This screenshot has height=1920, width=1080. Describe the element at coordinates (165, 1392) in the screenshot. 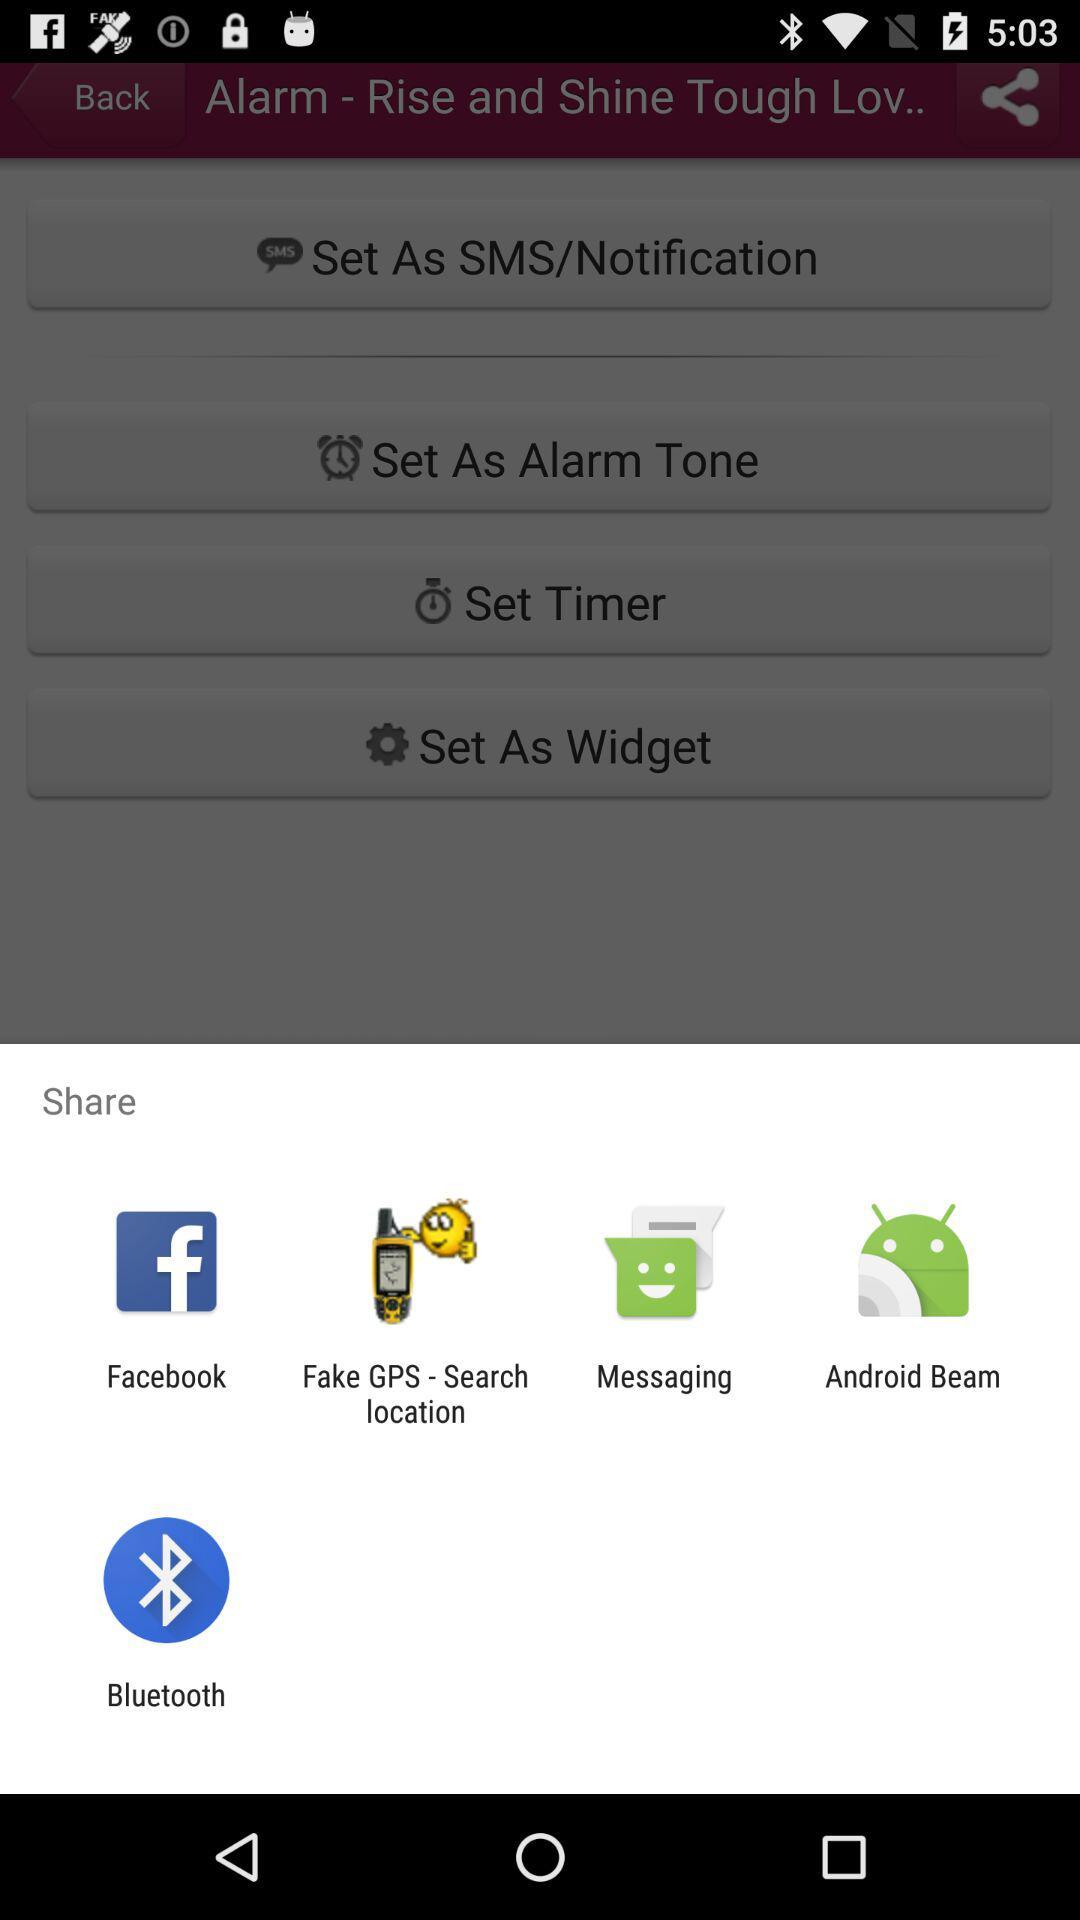

I see `the icon to the left of fake gps search` at that location.